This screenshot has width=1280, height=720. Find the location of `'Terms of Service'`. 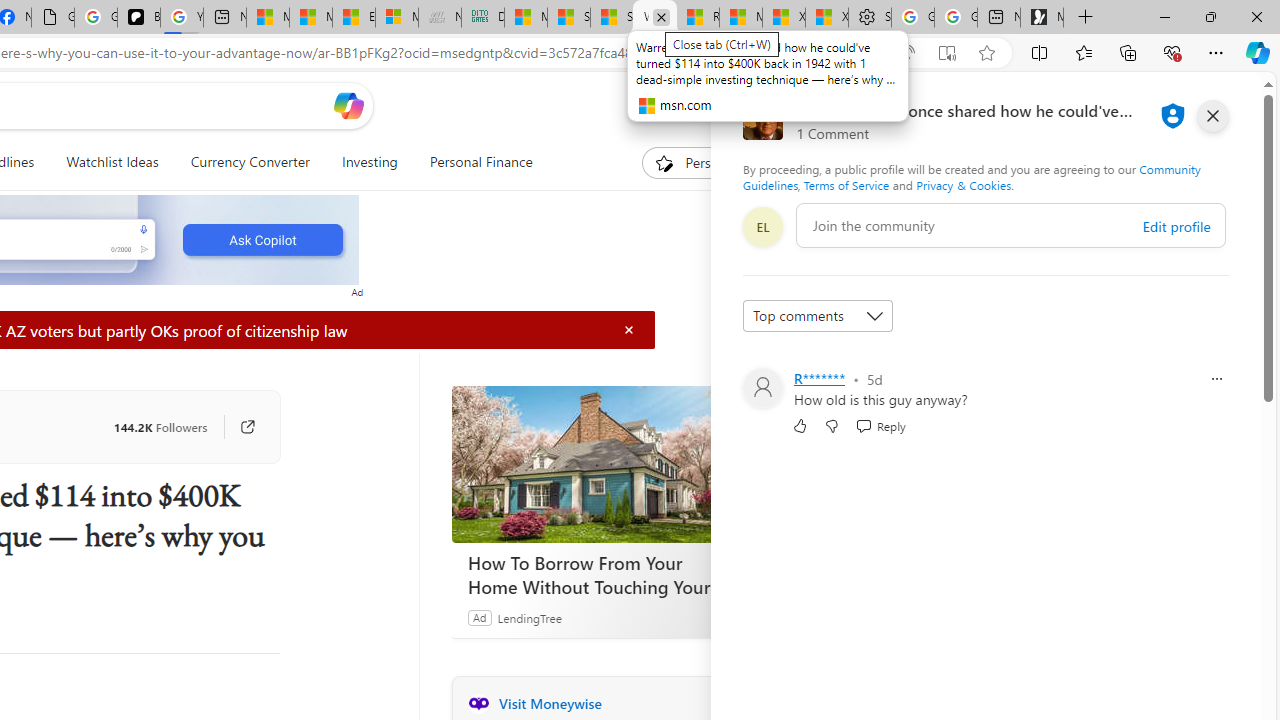

'Terms of Service' is located at coordinates (846, 185).